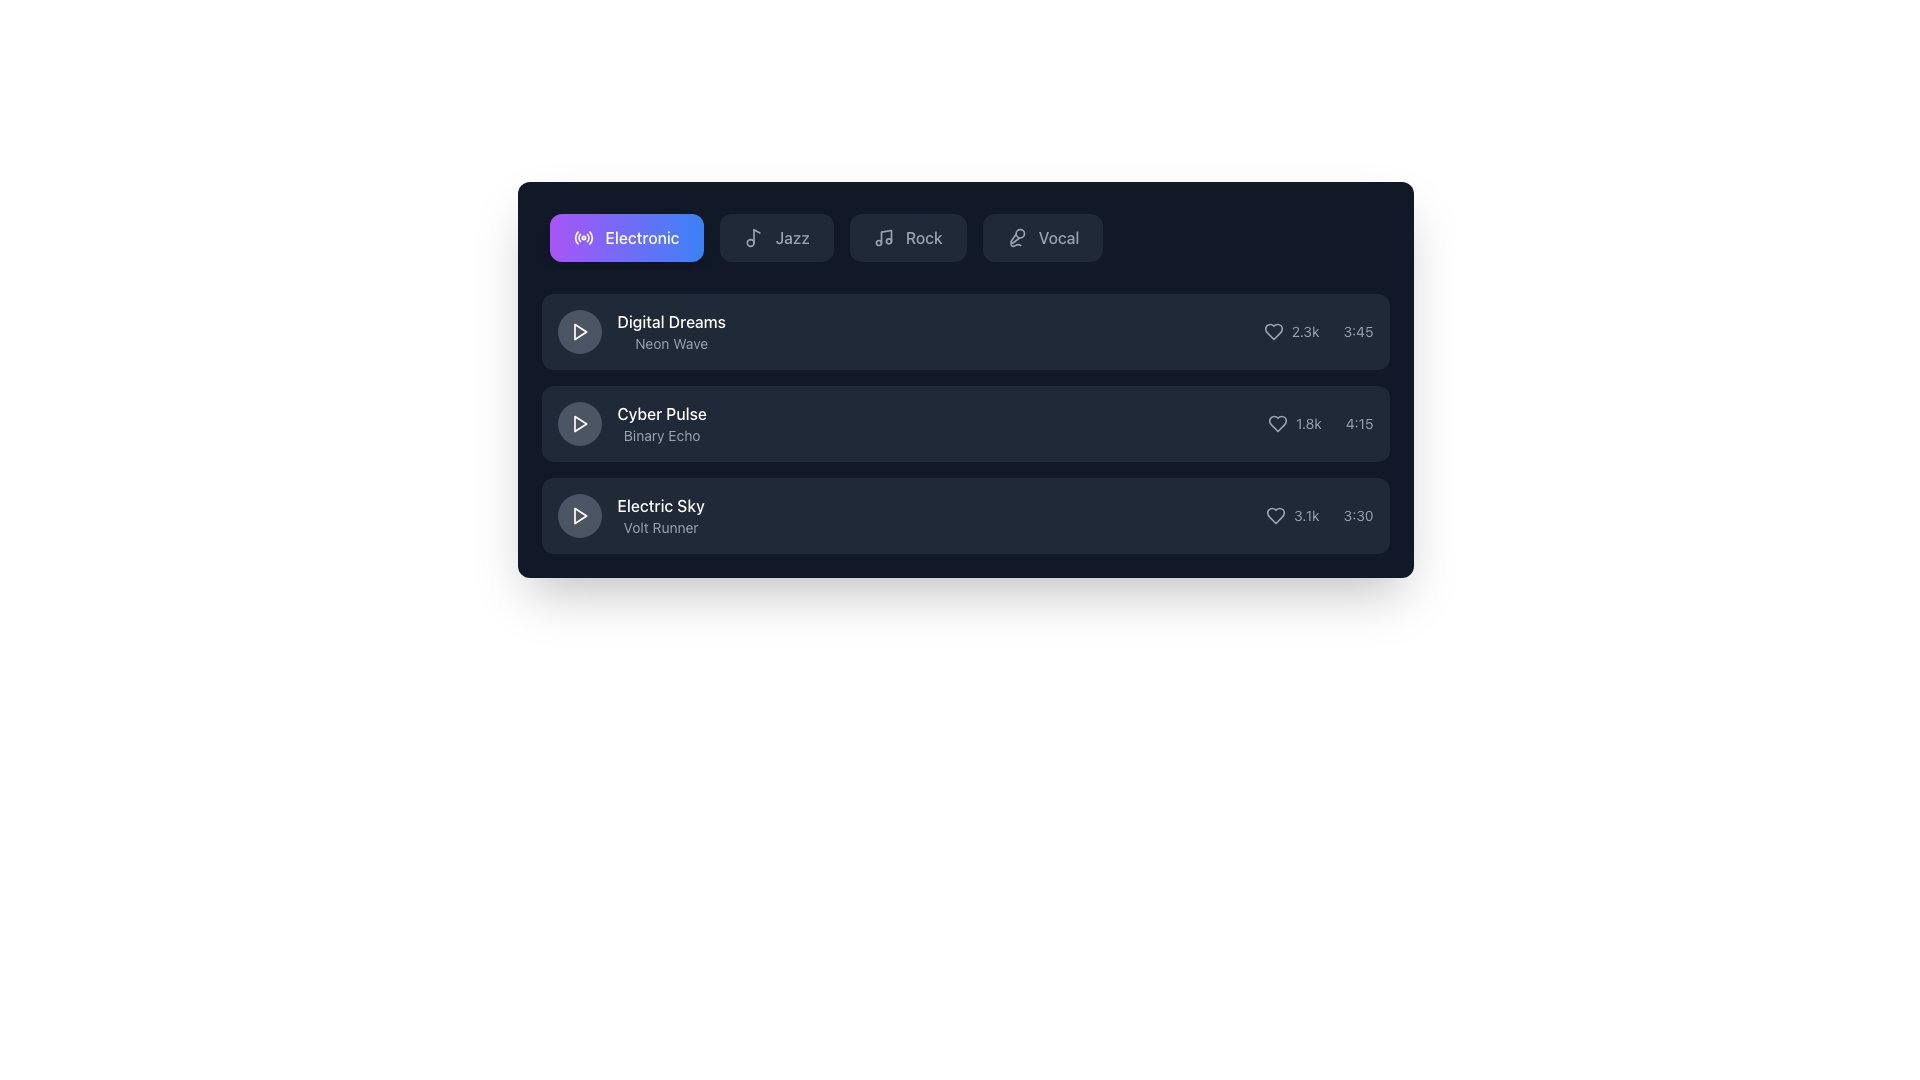 The height and width of the screenshot is (1080, 1920). Describe the element at coordinates (671, 330) in the screenshot. I see `the Text label representing the title and description of a selectable item in the media interface, located to the right of the circular play button` at that location.